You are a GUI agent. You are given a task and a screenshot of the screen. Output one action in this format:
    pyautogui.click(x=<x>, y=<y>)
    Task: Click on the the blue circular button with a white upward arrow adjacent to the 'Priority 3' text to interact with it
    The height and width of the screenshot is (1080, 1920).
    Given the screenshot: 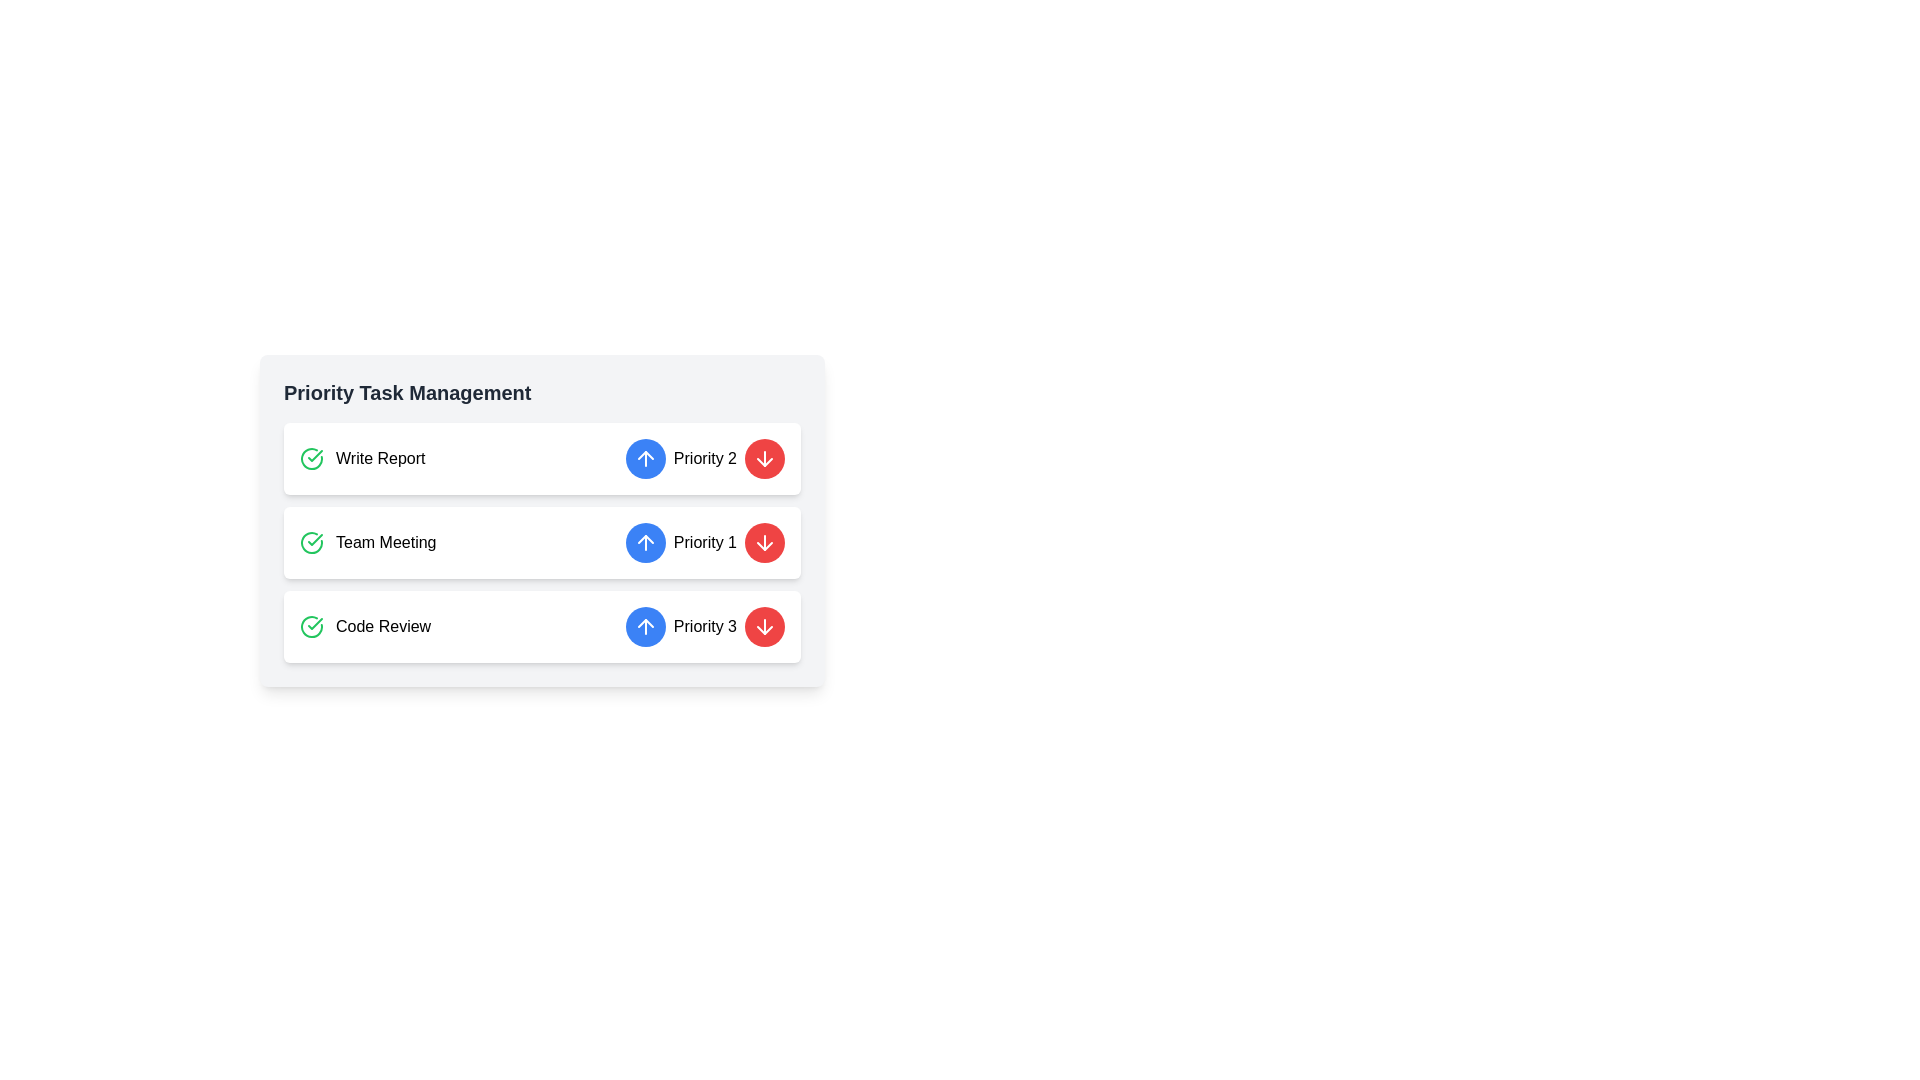 What is the action you would take?
    pyautogui.click(x=645, y=626)
    